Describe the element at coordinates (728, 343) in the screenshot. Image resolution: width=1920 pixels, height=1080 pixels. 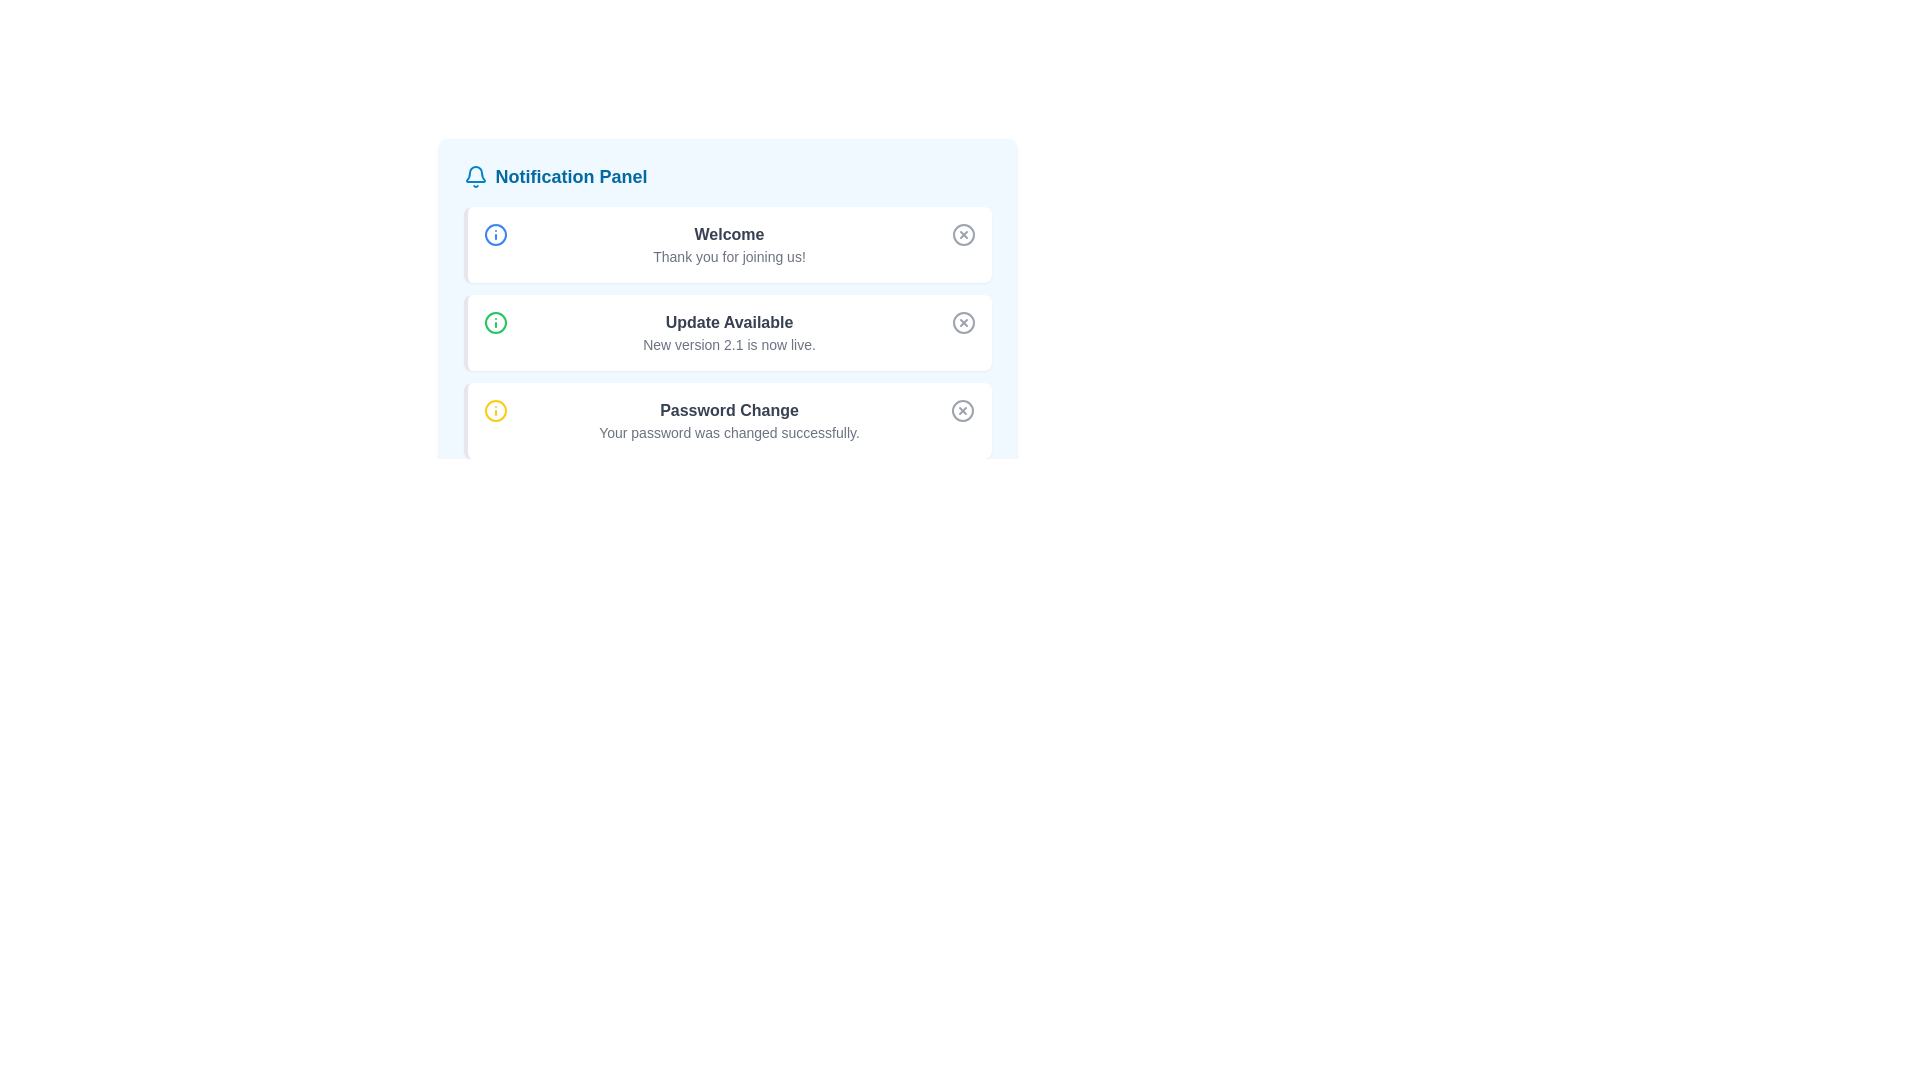
I see `the informational text snippet that reads 'New version 2.1 is now live.' located below the 'Update Available' heading in the notifications panel` at that location.